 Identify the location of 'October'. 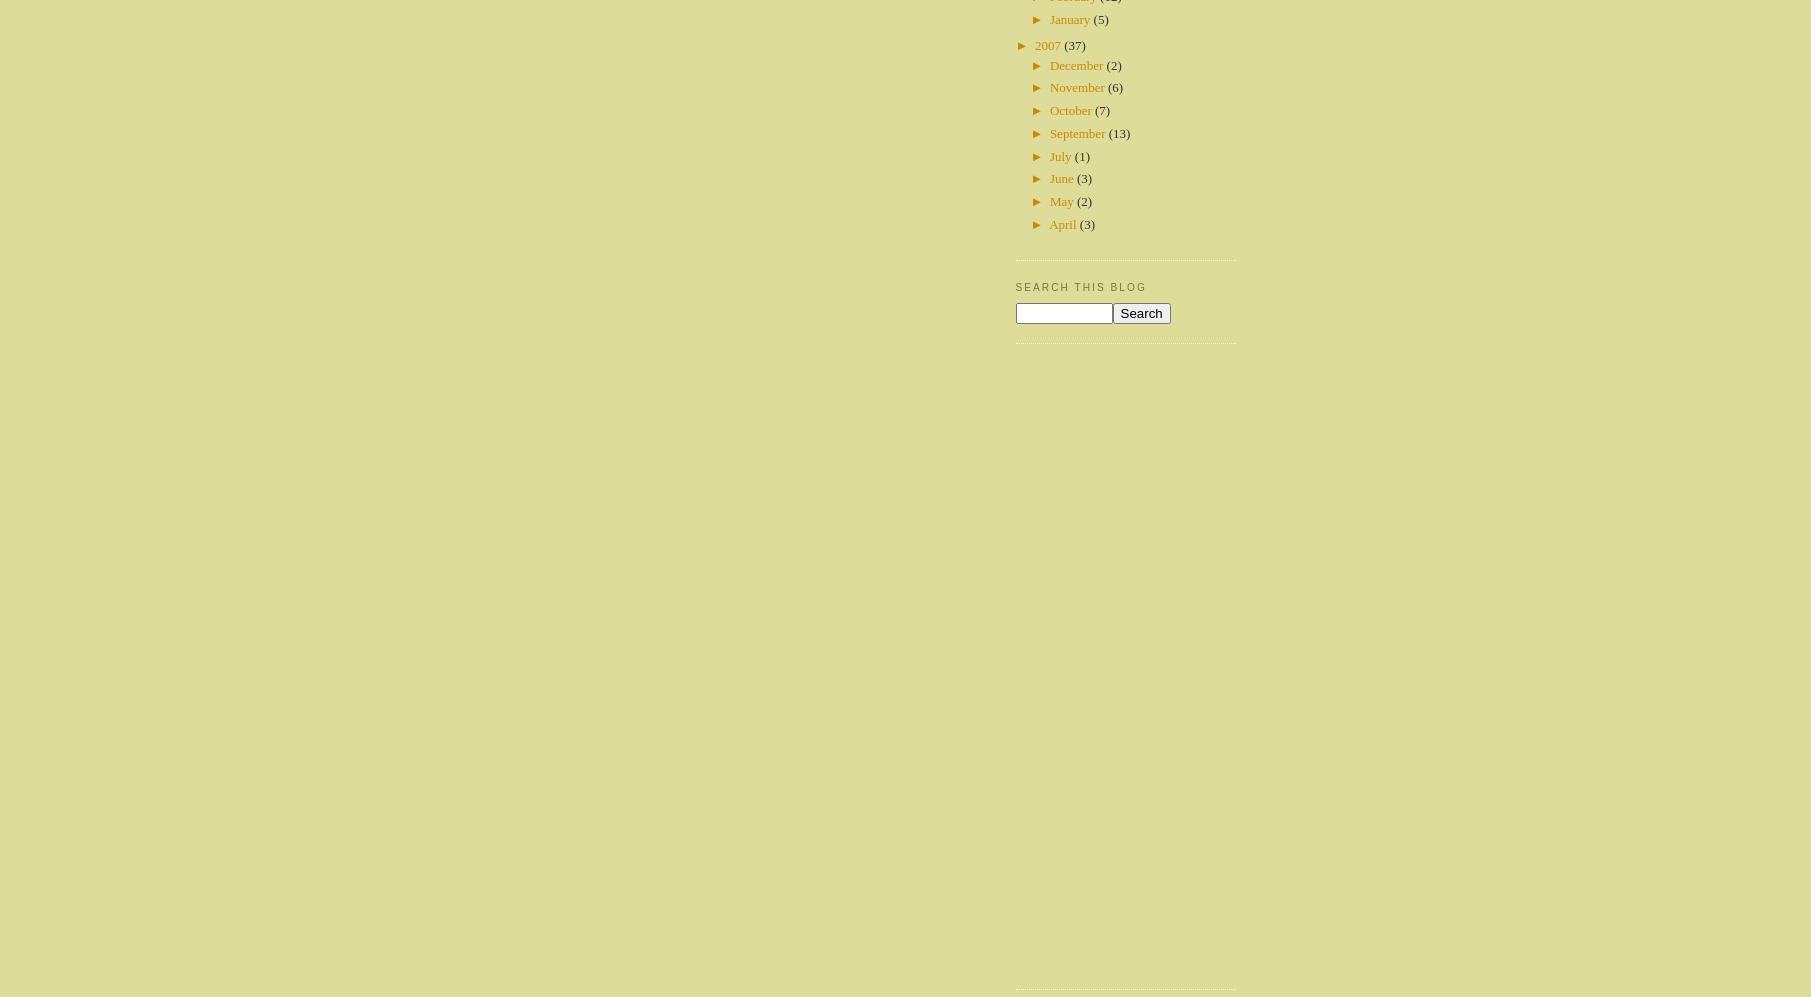
(1071, 110).